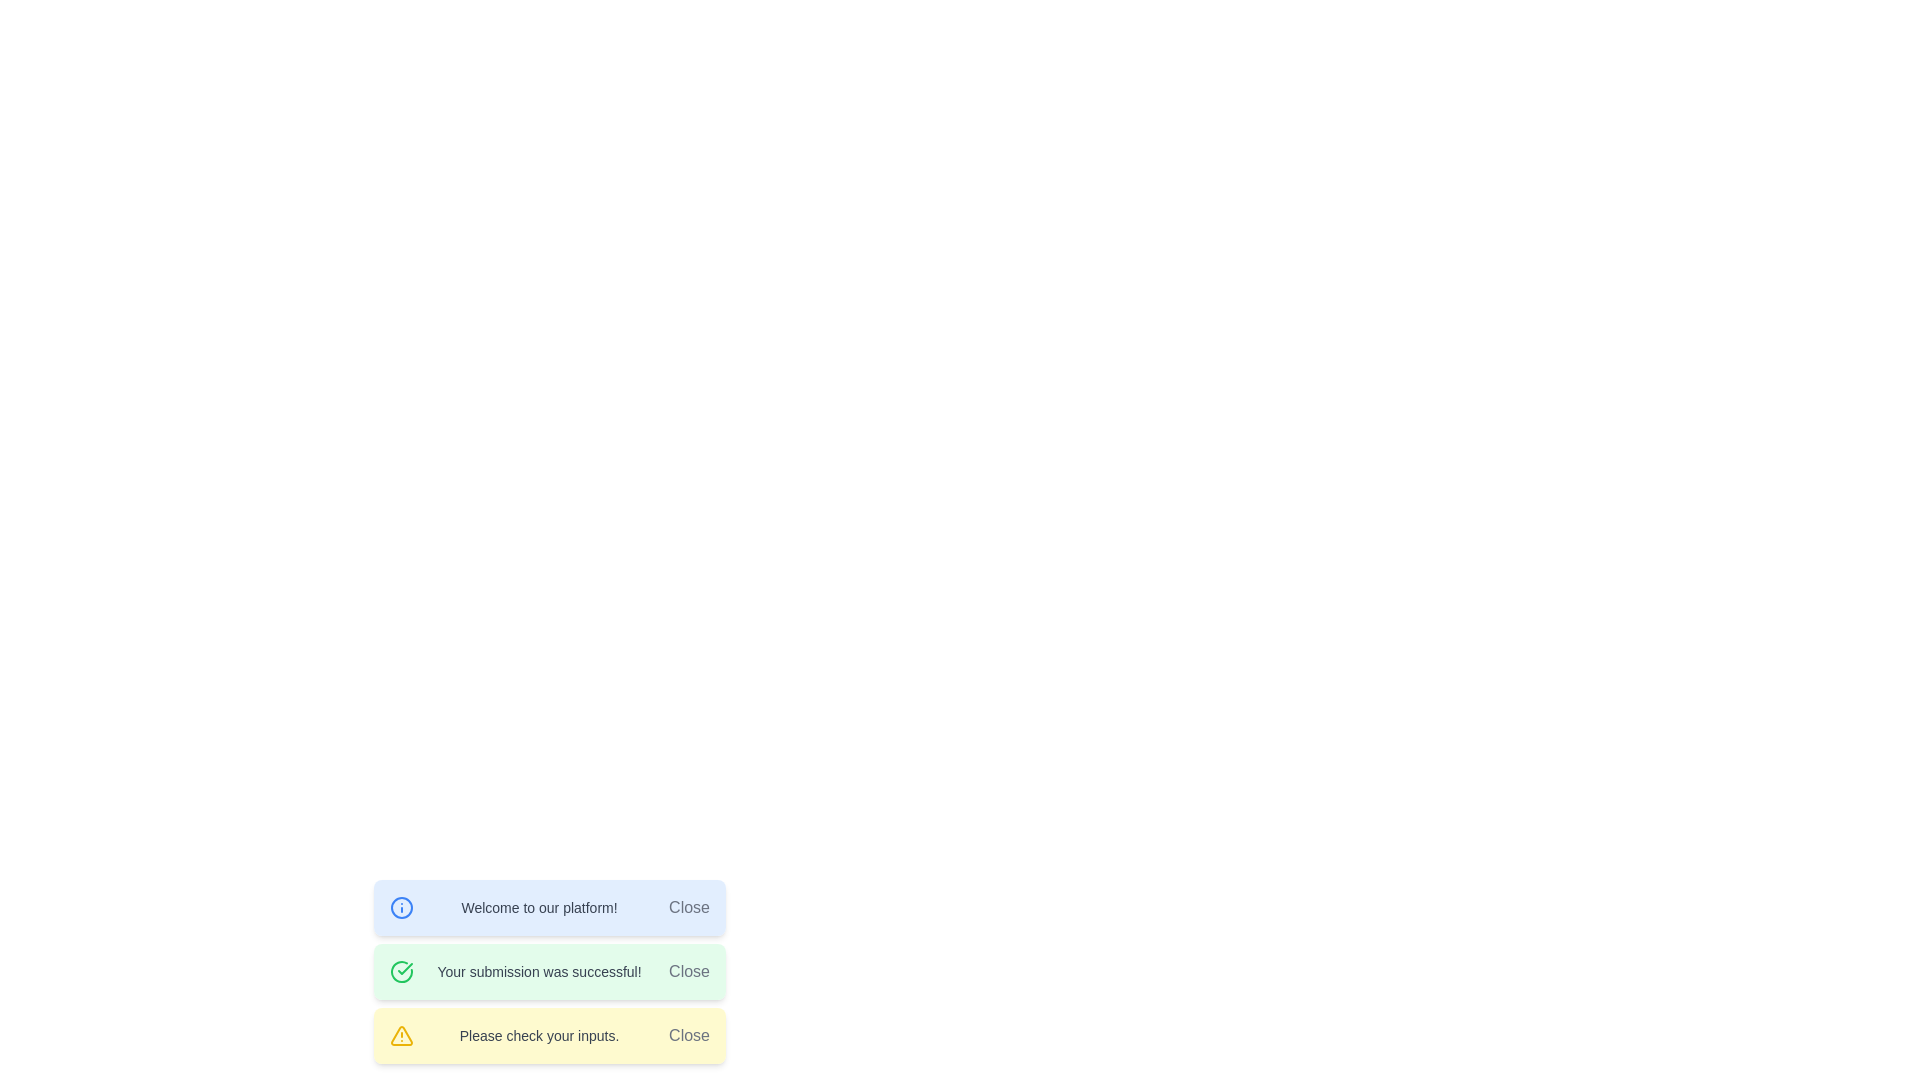  Describe the element at coordinates (401, 907) in the screenshot. I see `the outer circle of the information symbol icon, which is a circular icon filled with a light shade of blue and having a darker blue outline` at that location.